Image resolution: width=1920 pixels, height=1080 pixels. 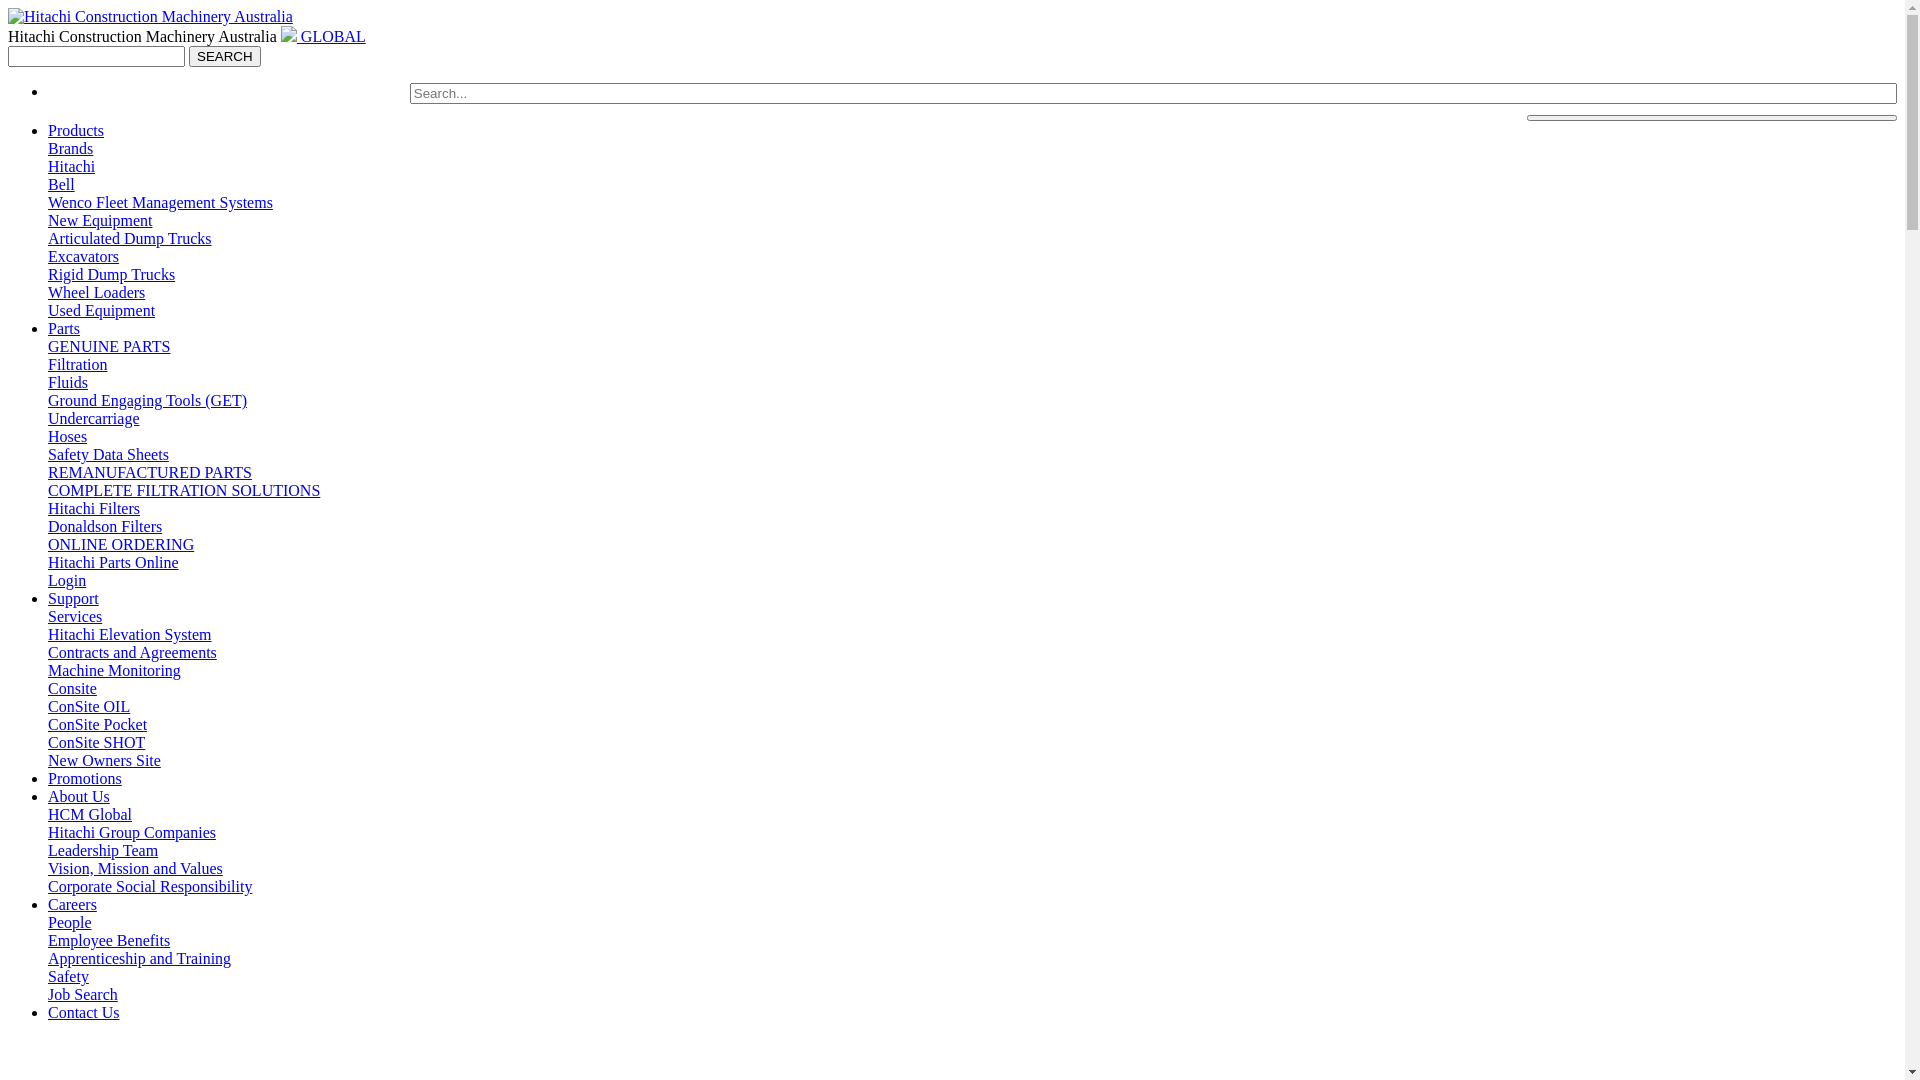 I want to click on 'Support', so click(x=73, y=597).